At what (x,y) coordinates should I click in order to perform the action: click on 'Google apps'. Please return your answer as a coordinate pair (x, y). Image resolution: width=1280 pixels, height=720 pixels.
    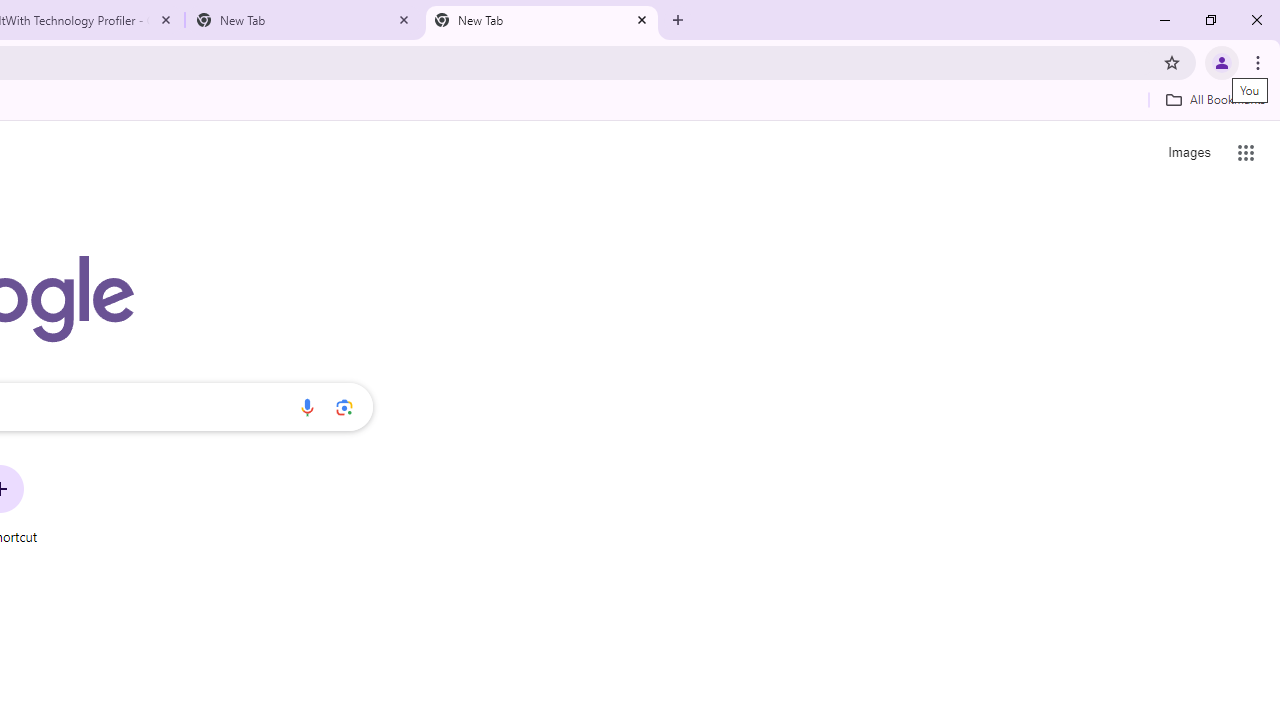
    Looking at the image, I should click on (1245, 152).